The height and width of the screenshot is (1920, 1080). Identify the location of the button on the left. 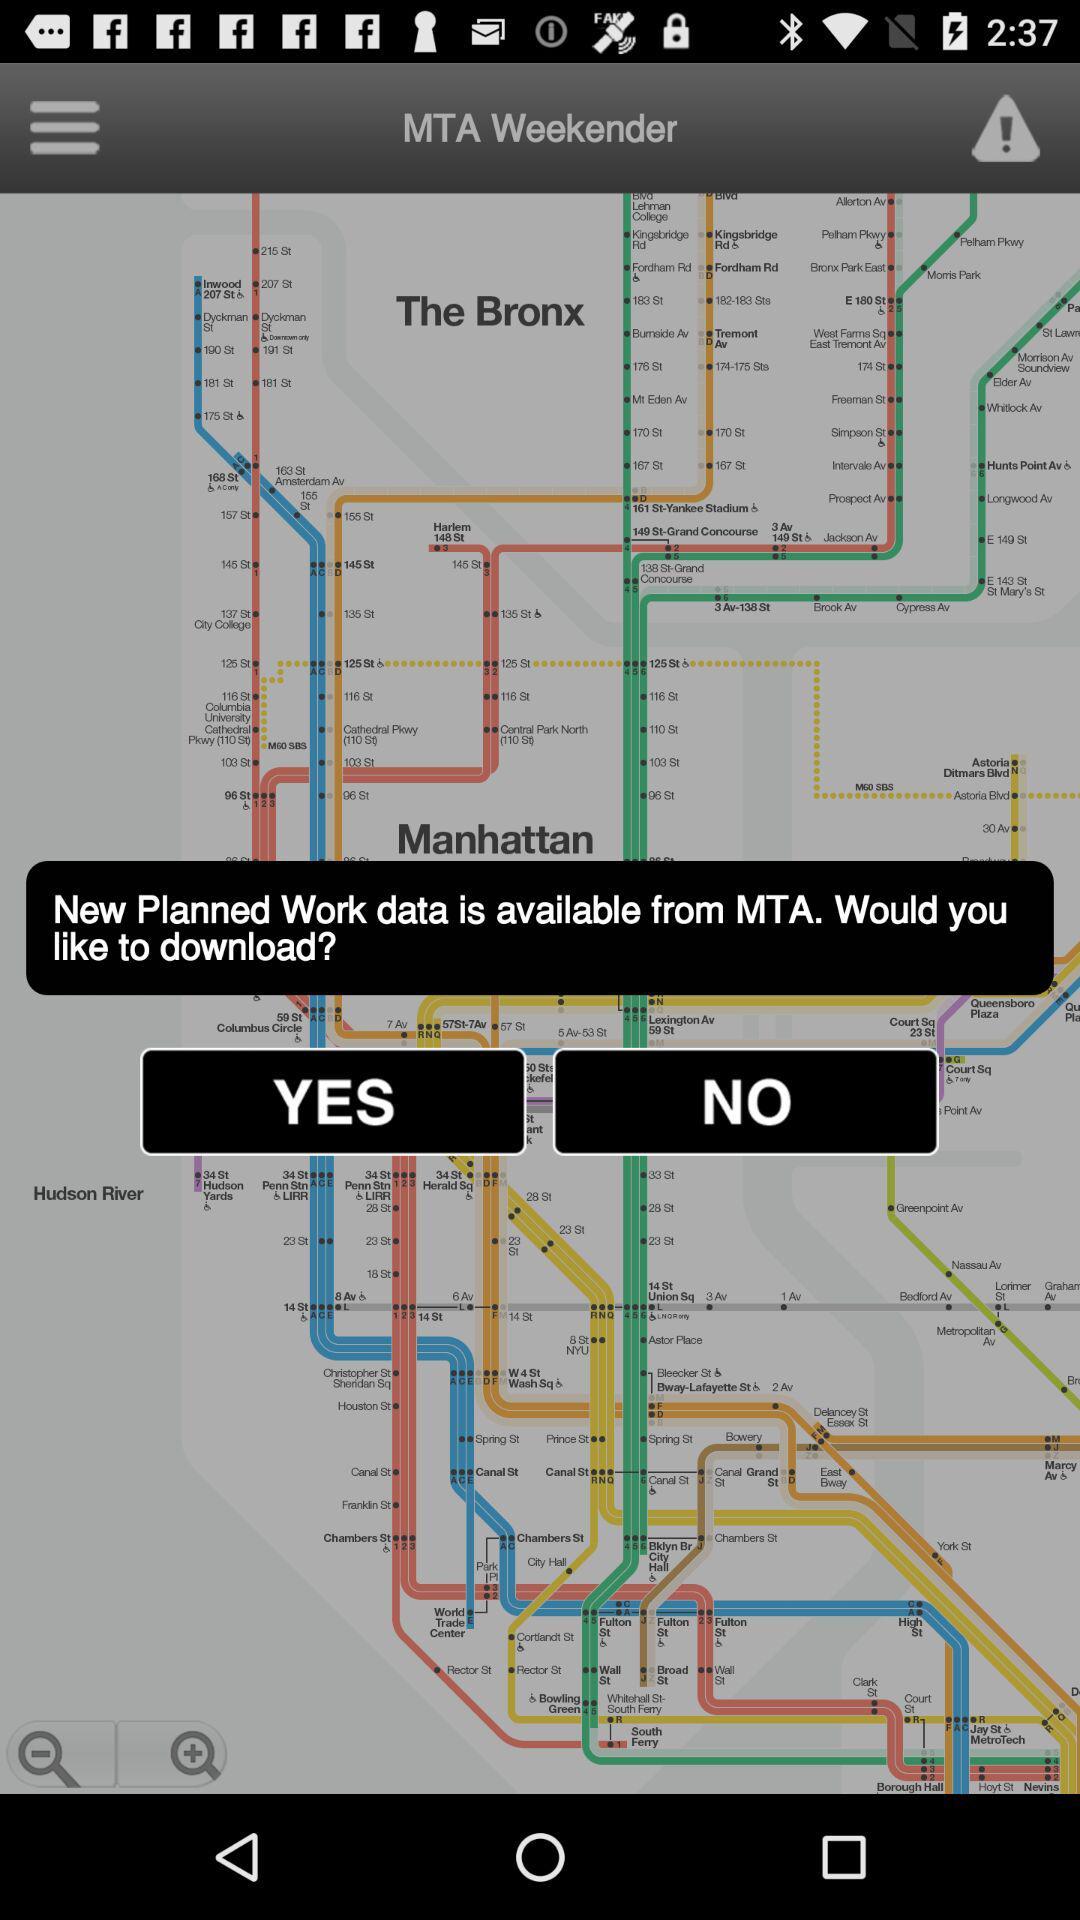
(332, 1100).